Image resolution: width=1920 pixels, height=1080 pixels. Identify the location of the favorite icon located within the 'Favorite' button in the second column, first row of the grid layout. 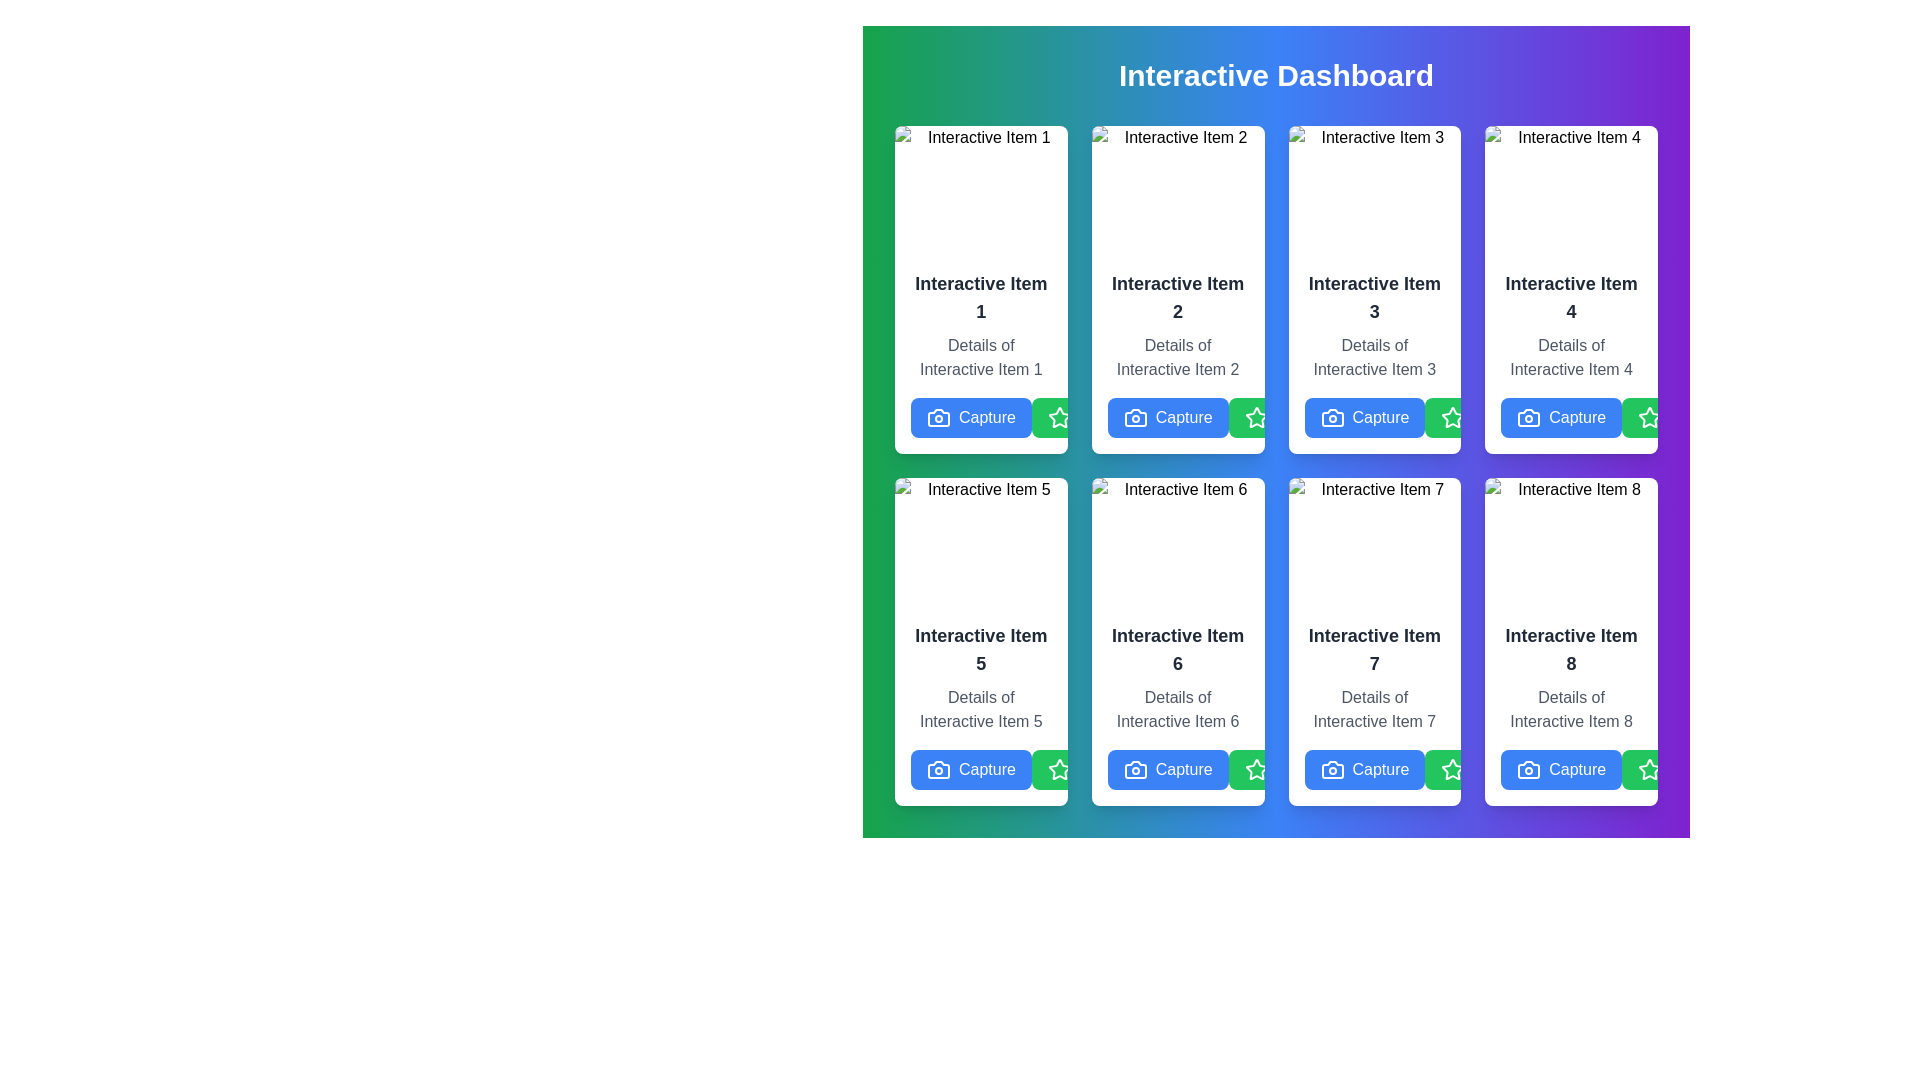
(1058, 416).